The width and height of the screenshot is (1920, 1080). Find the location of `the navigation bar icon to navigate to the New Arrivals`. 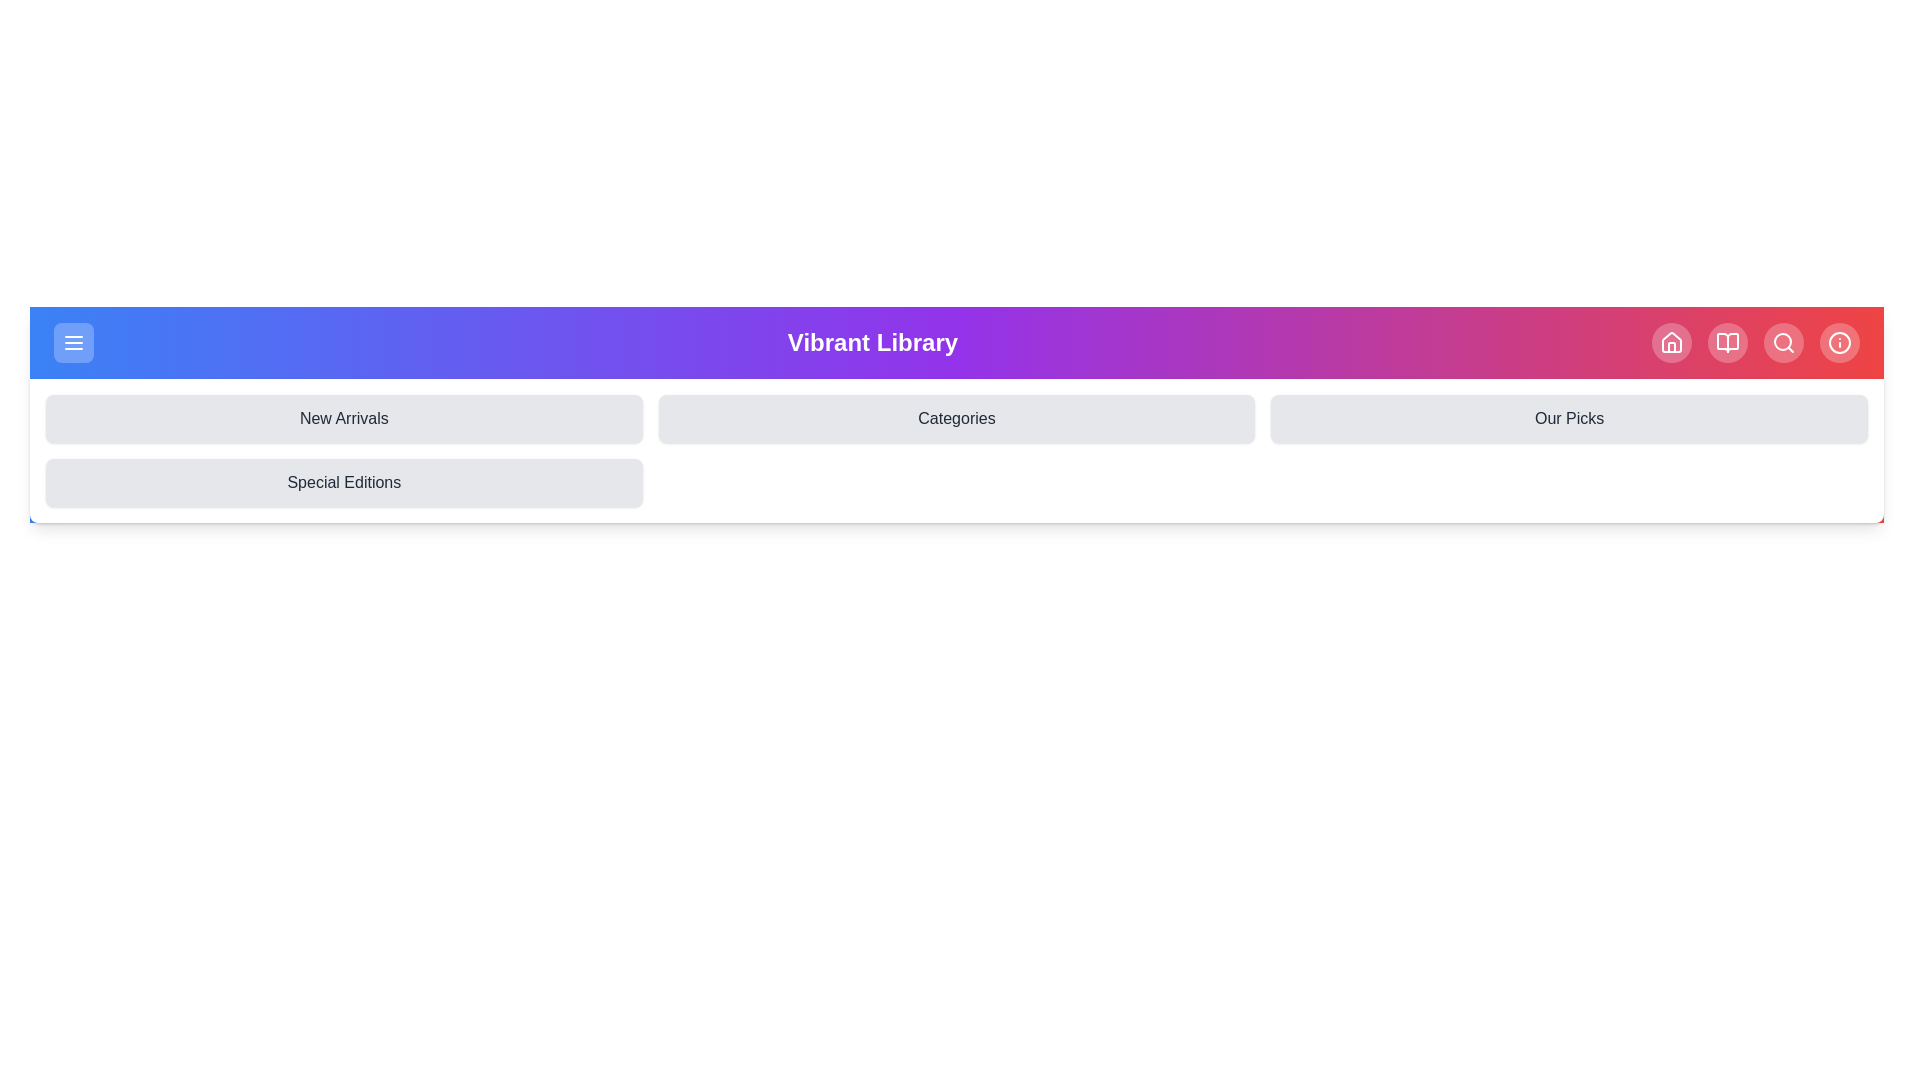

the navigation bar icon to navigate to the New Arrivals is located at coordinates (344, 418).